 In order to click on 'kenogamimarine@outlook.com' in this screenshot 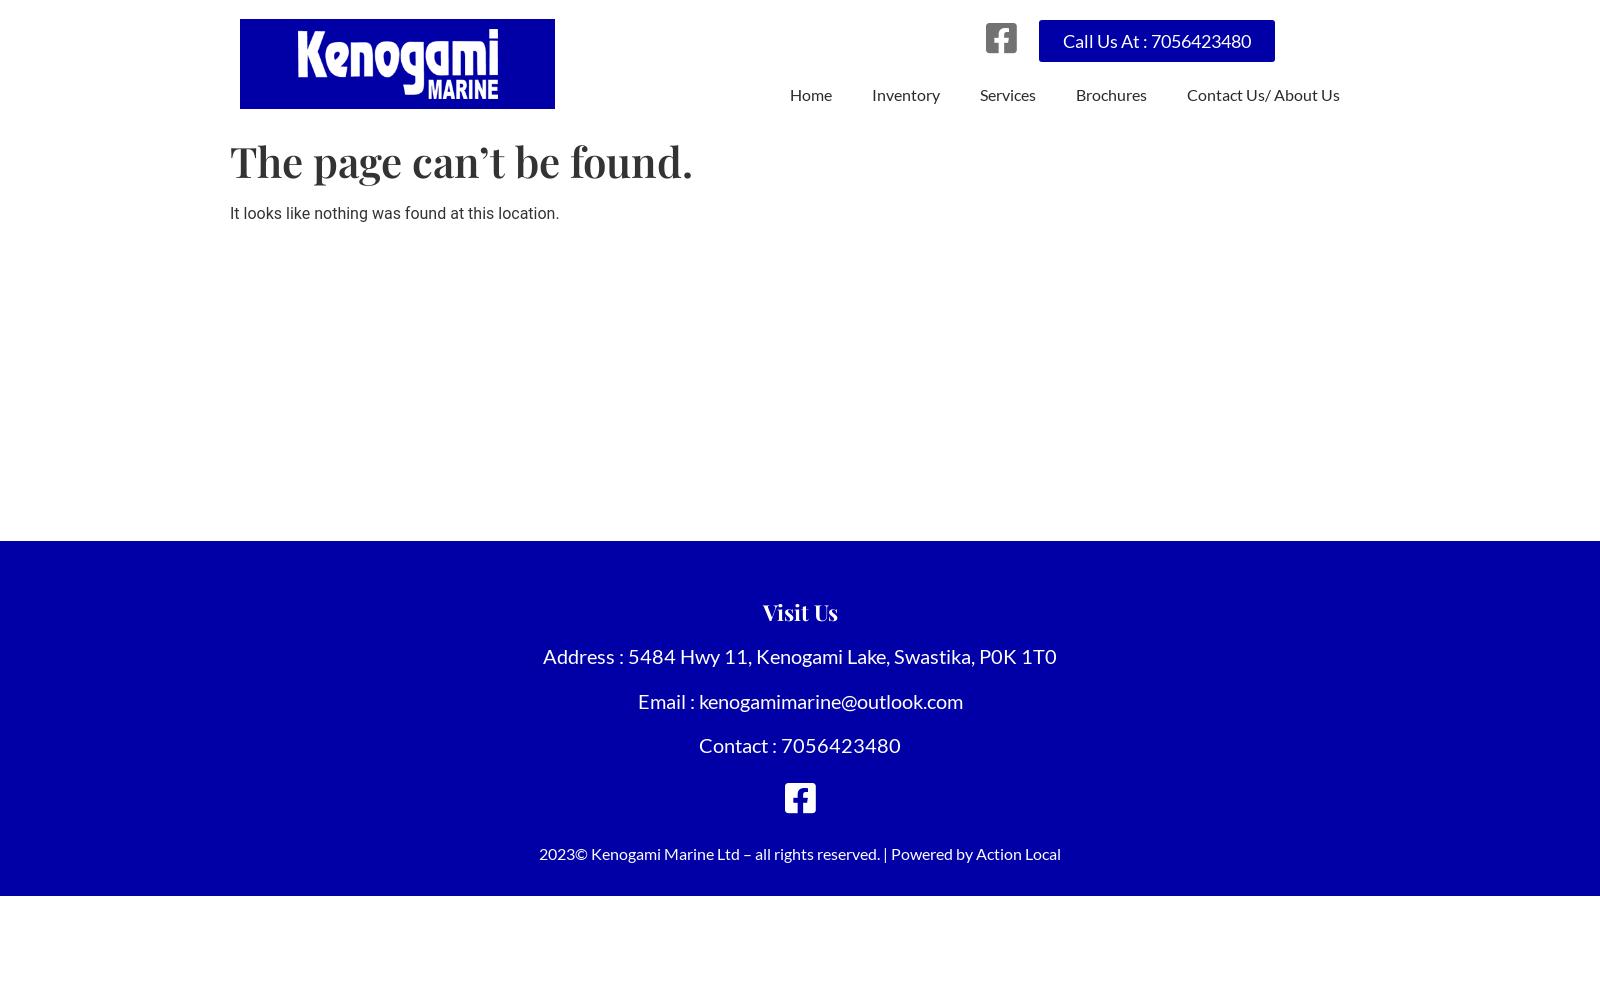, I will do `click(829, 699)`.